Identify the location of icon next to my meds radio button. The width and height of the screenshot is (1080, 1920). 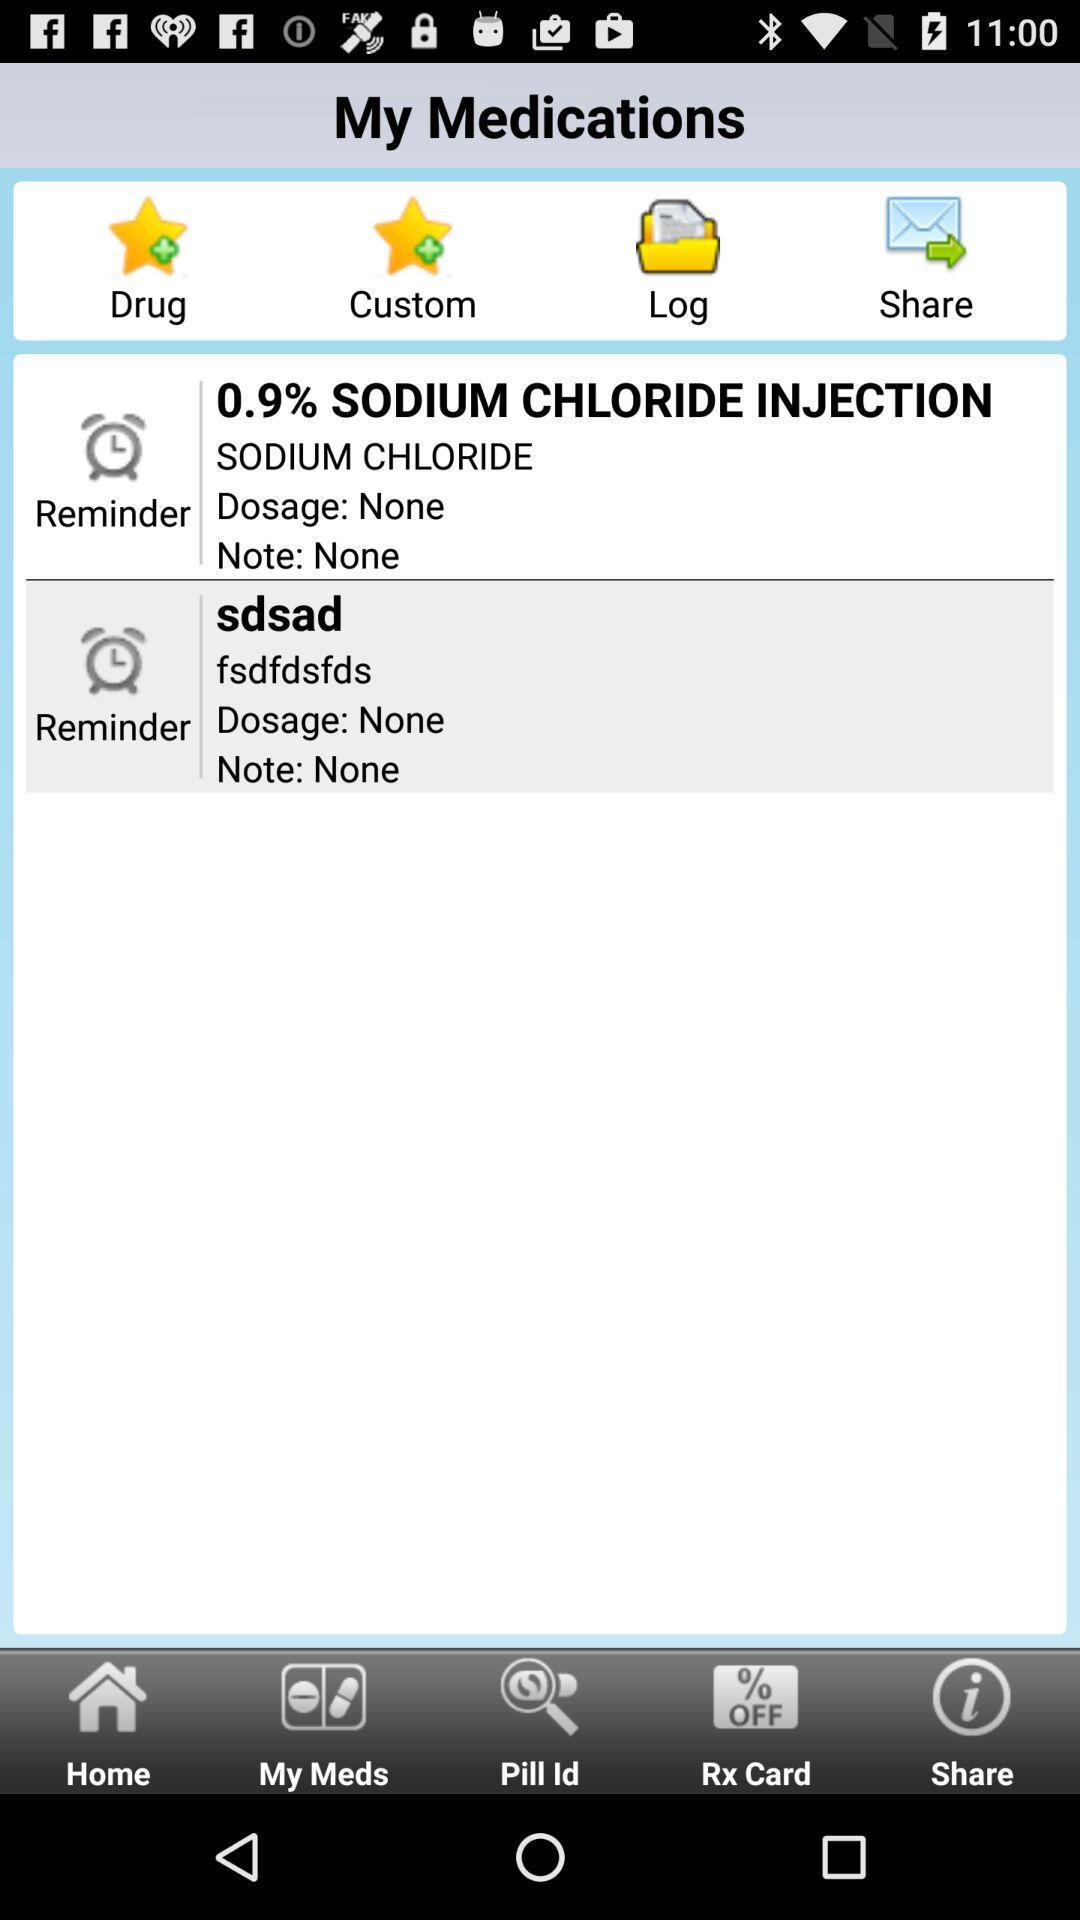
(540, 1719).